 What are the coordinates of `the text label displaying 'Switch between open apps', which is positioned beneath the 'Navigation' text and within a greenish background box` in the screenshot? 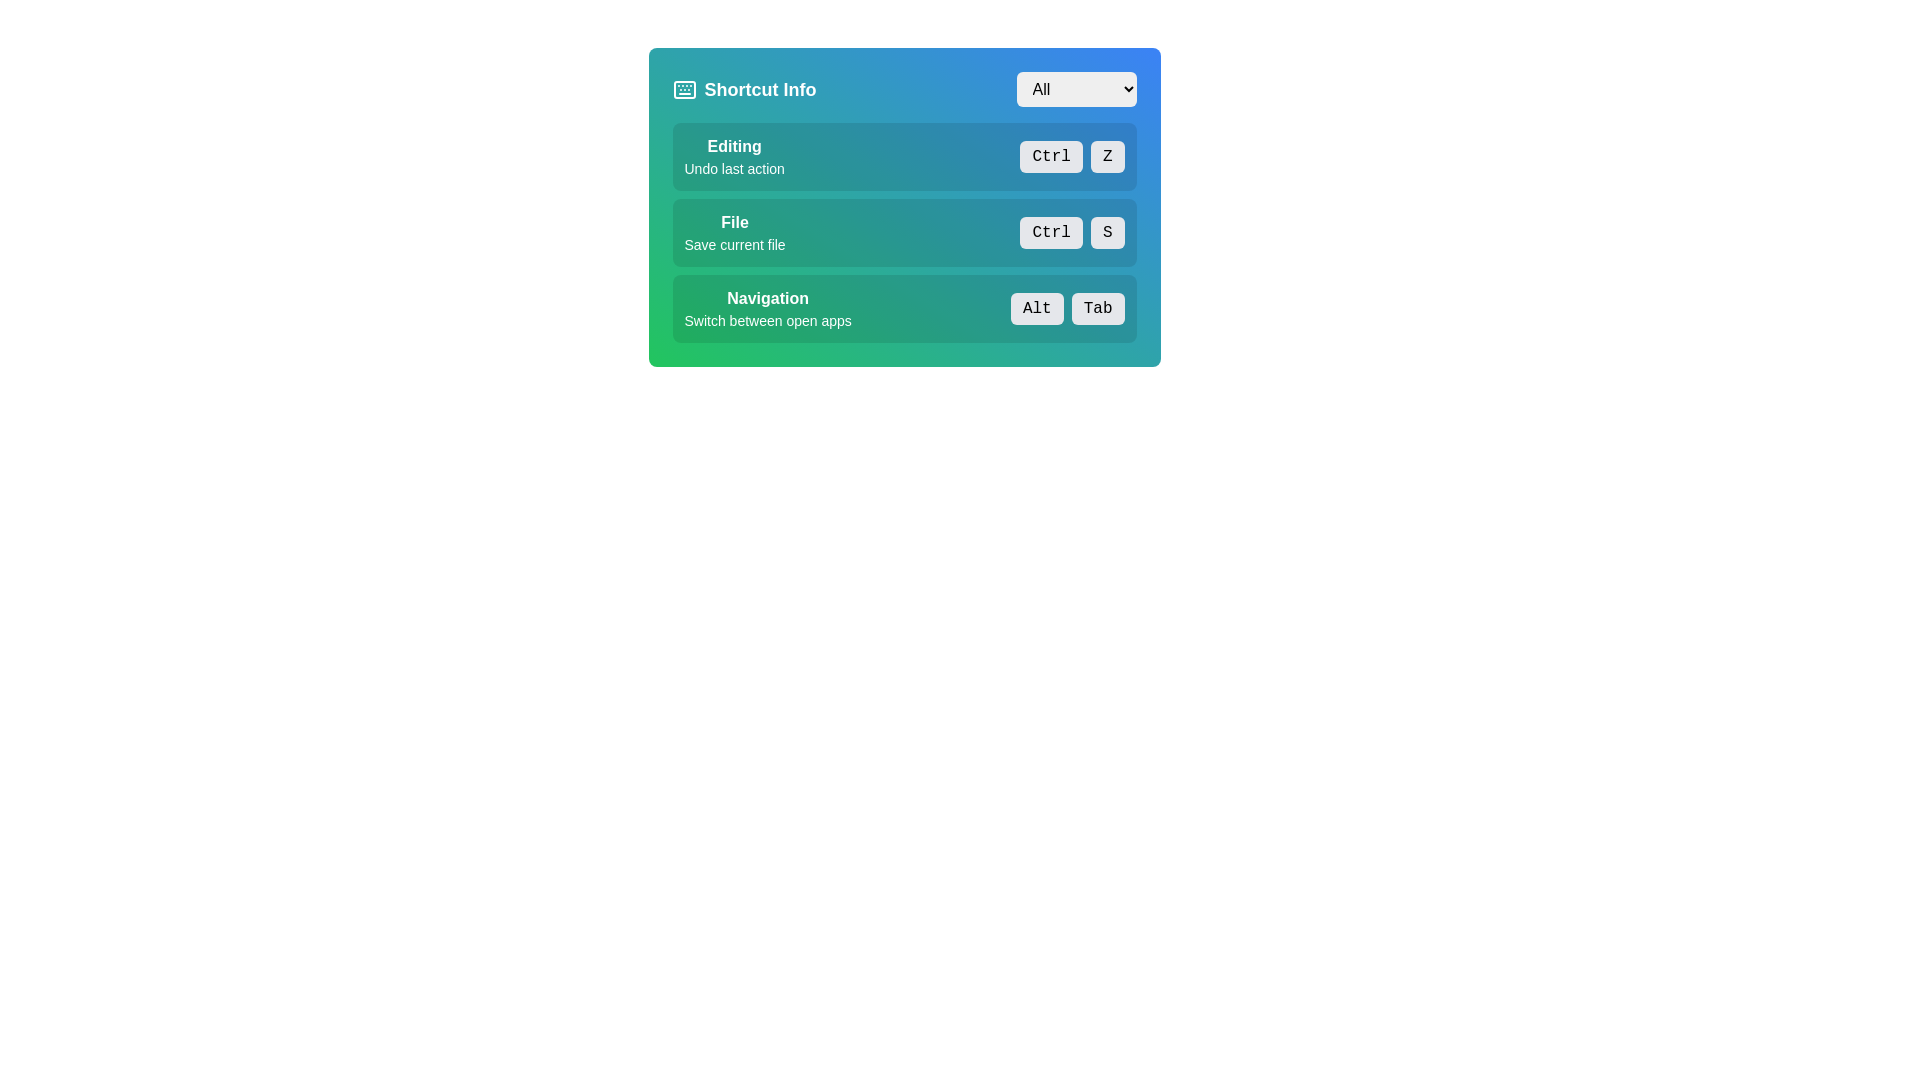 It's located at (767, 319).